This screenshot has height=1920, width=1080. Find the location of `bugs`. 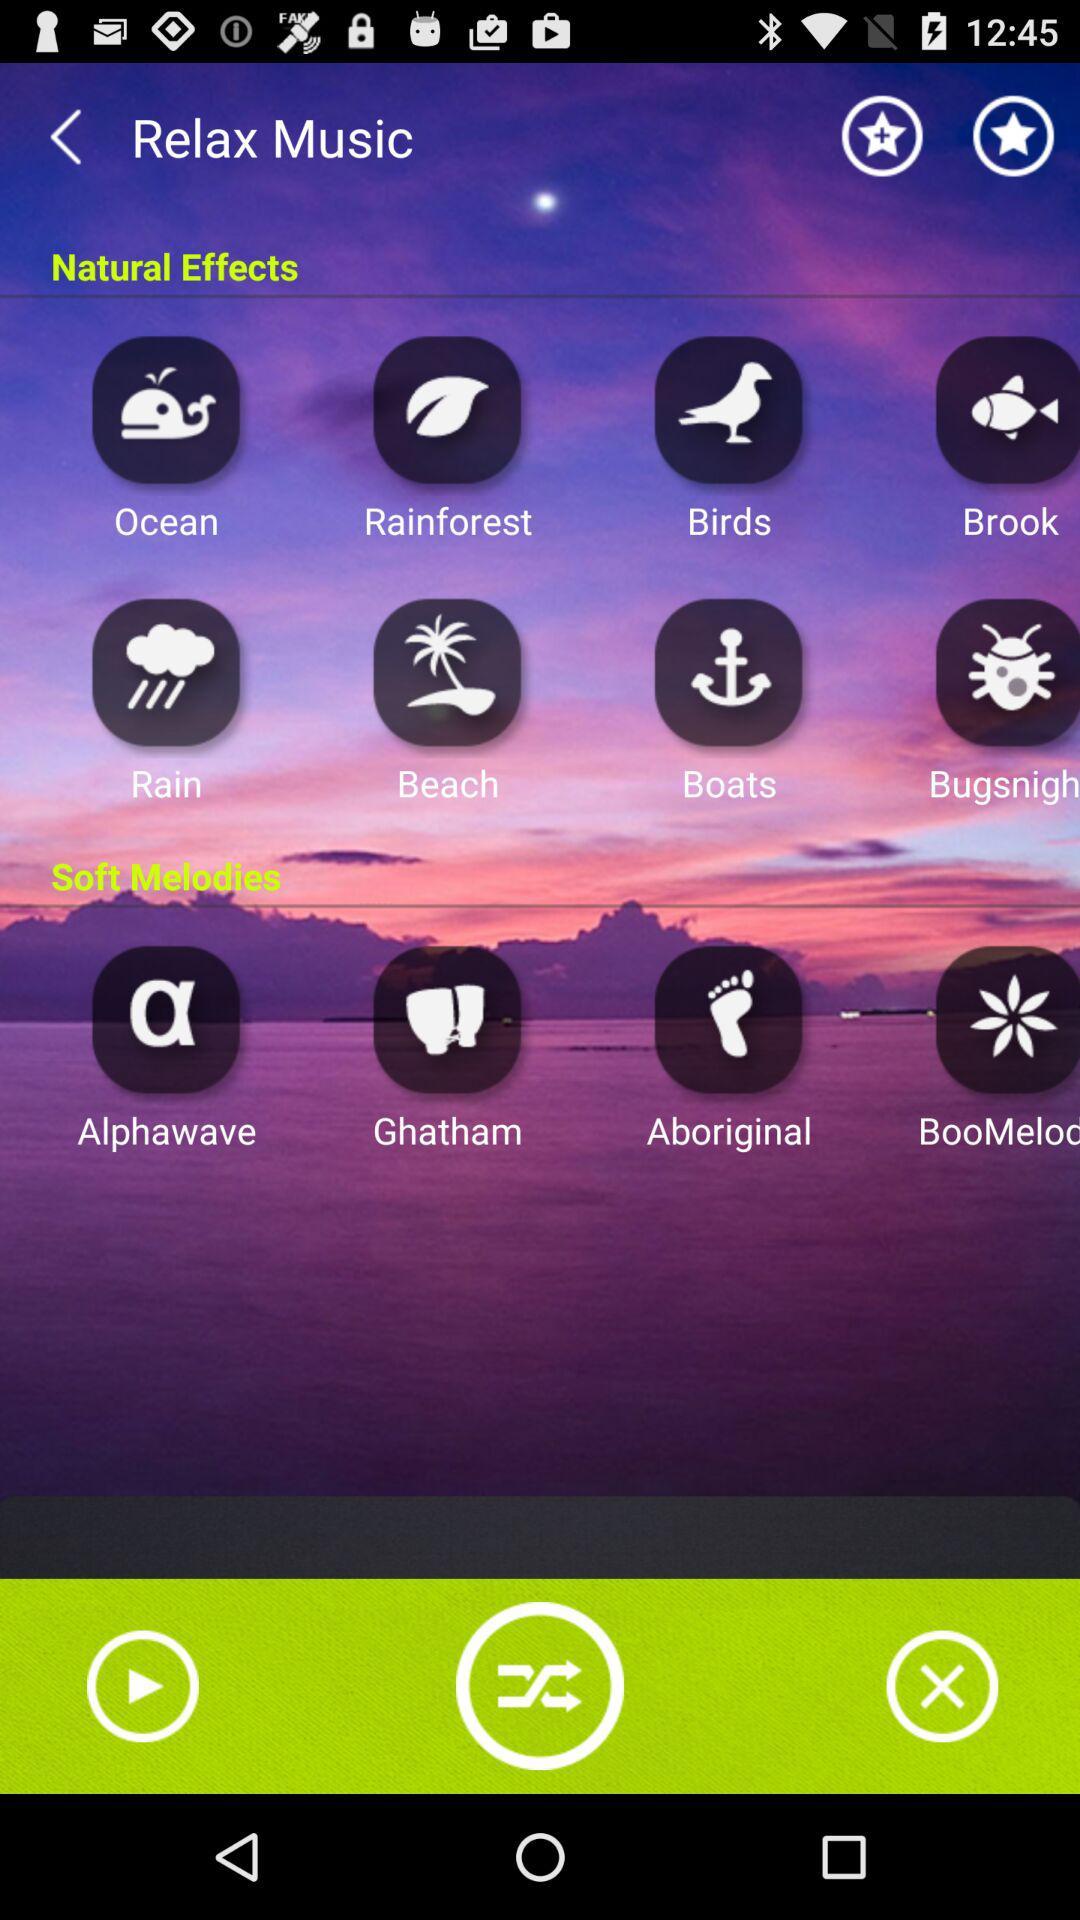

bugs is located at coordinates (1002, 671).